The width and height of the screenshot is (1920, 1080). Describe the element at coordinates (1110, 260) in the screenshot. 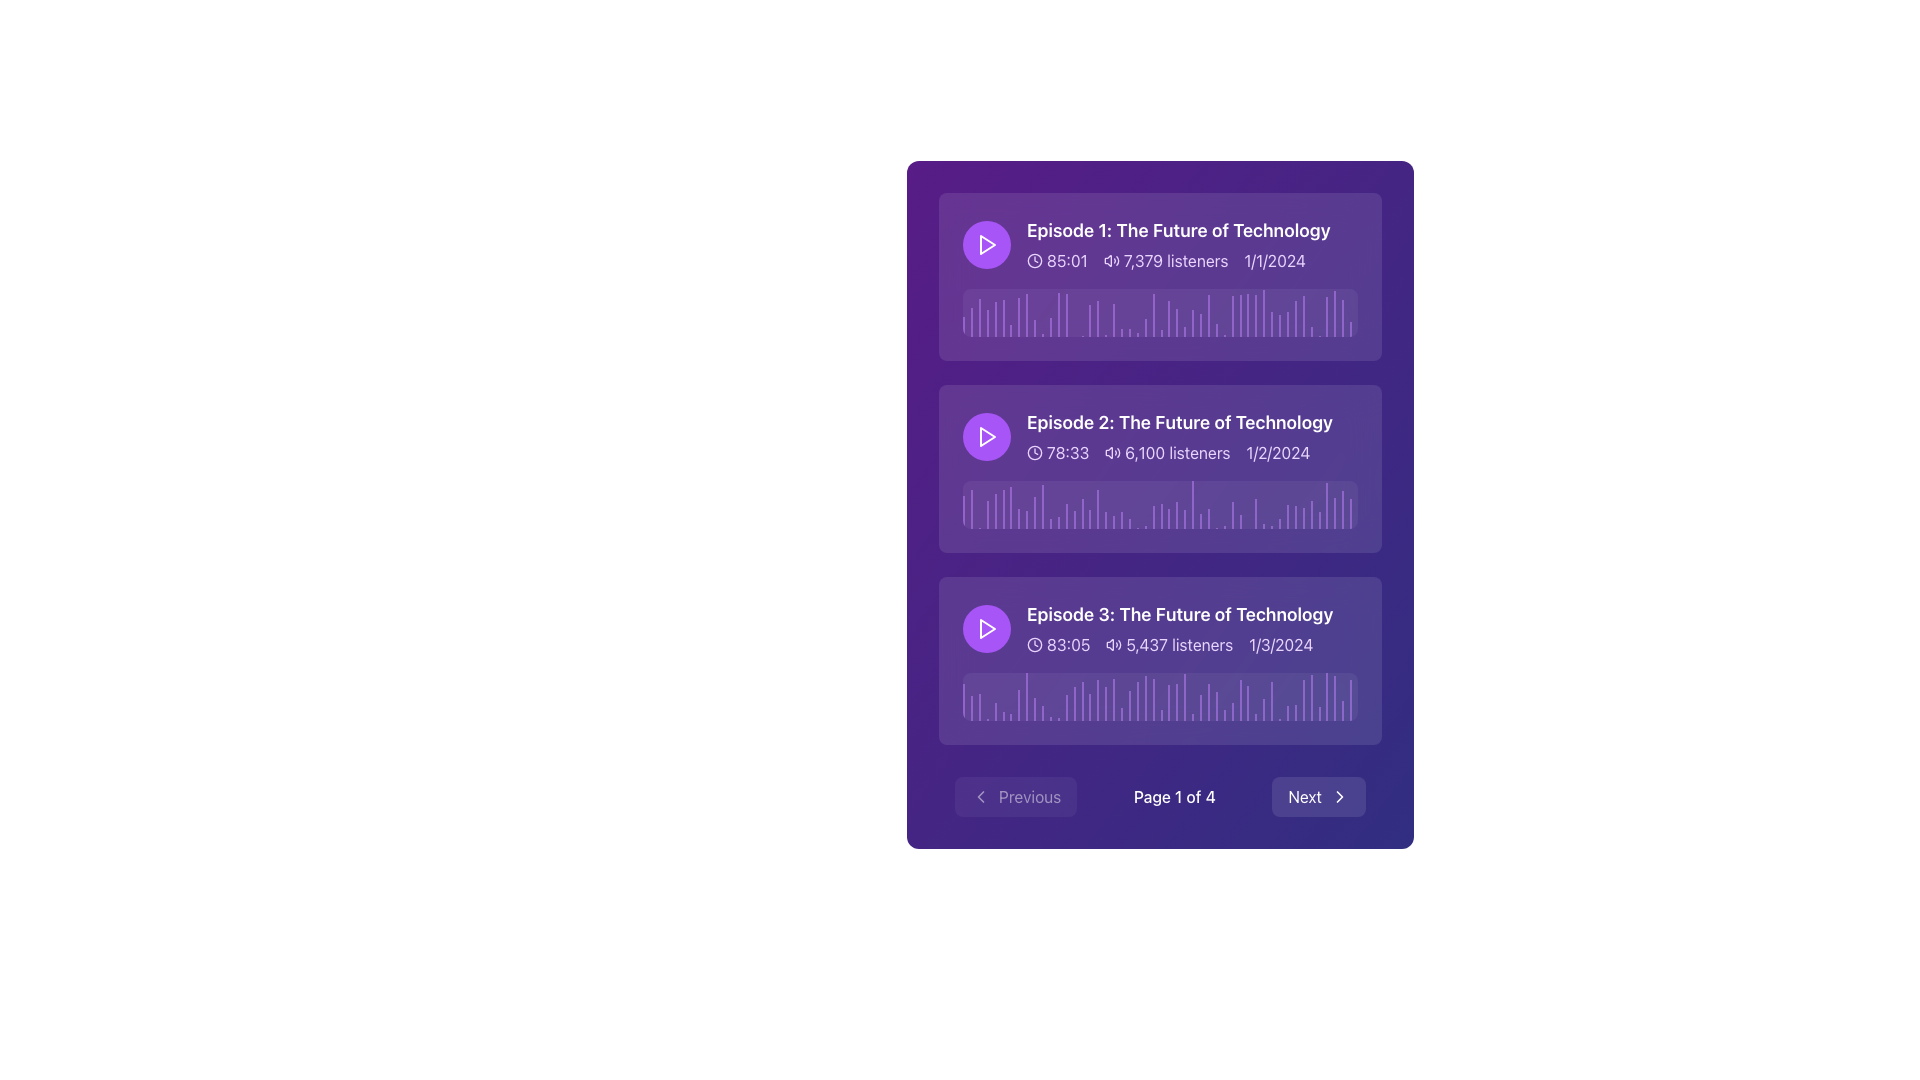

I see `the small speaker icon that visually represents audio-related functionality, located immediately to the left of the listener count text ('7,379 listeners') in the first row of the podcast episodes list` at that location.